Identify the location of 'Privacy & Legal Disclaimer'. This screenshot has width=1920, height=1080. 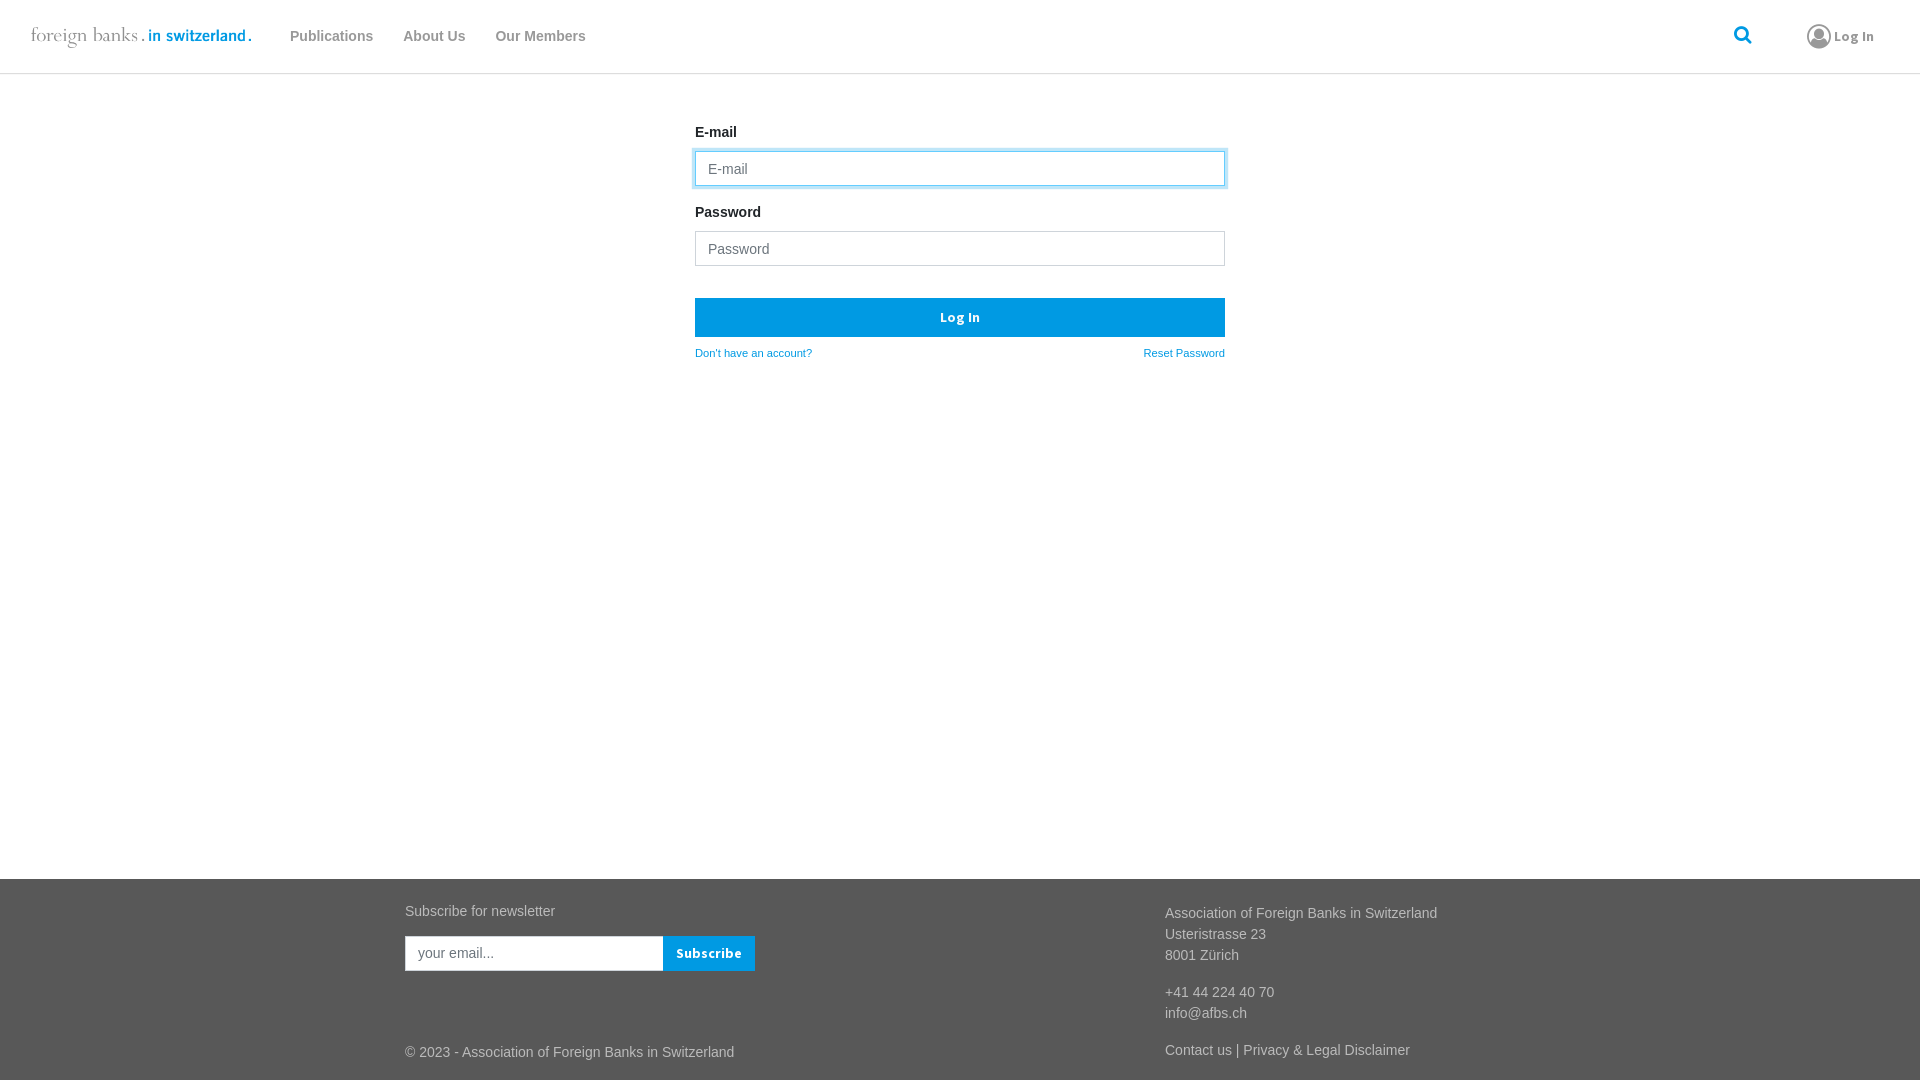
(1326, 1048).